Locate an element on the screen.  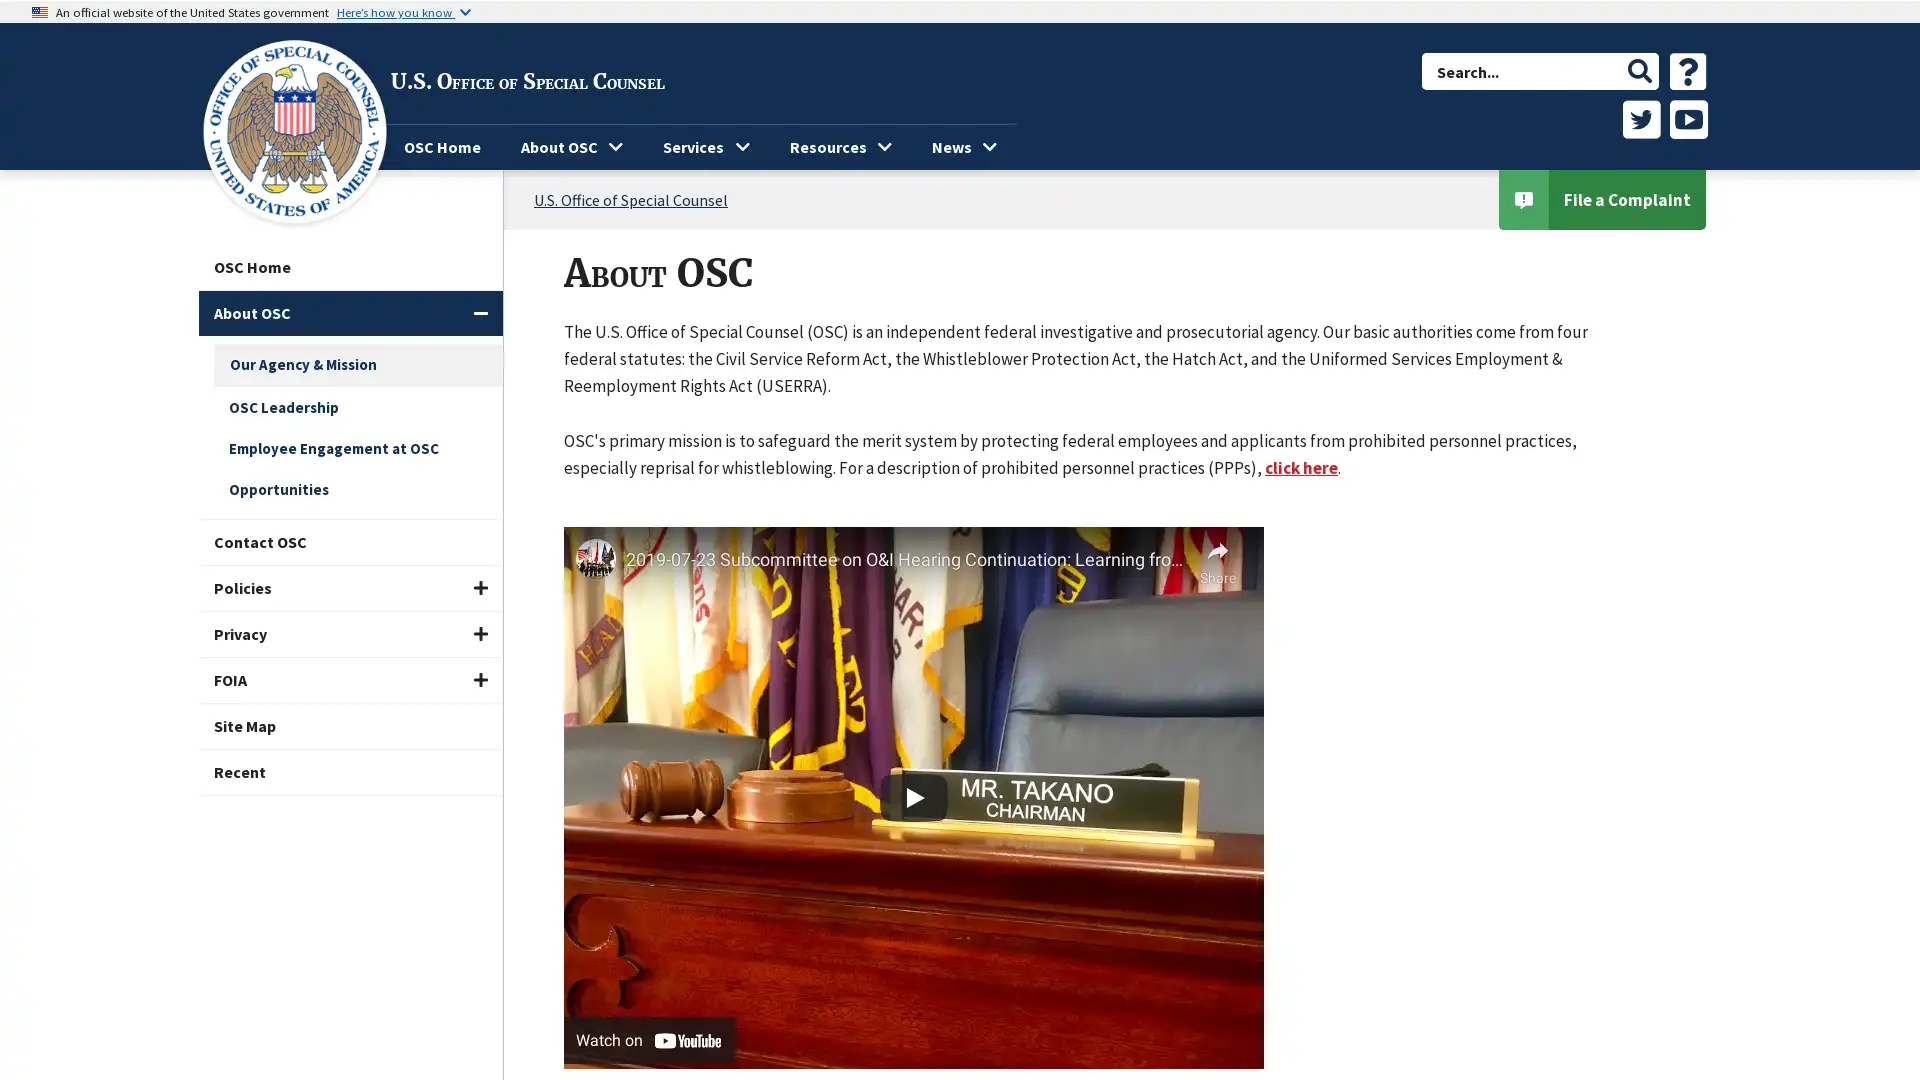
About OSC is located at coordinates (570, 146).